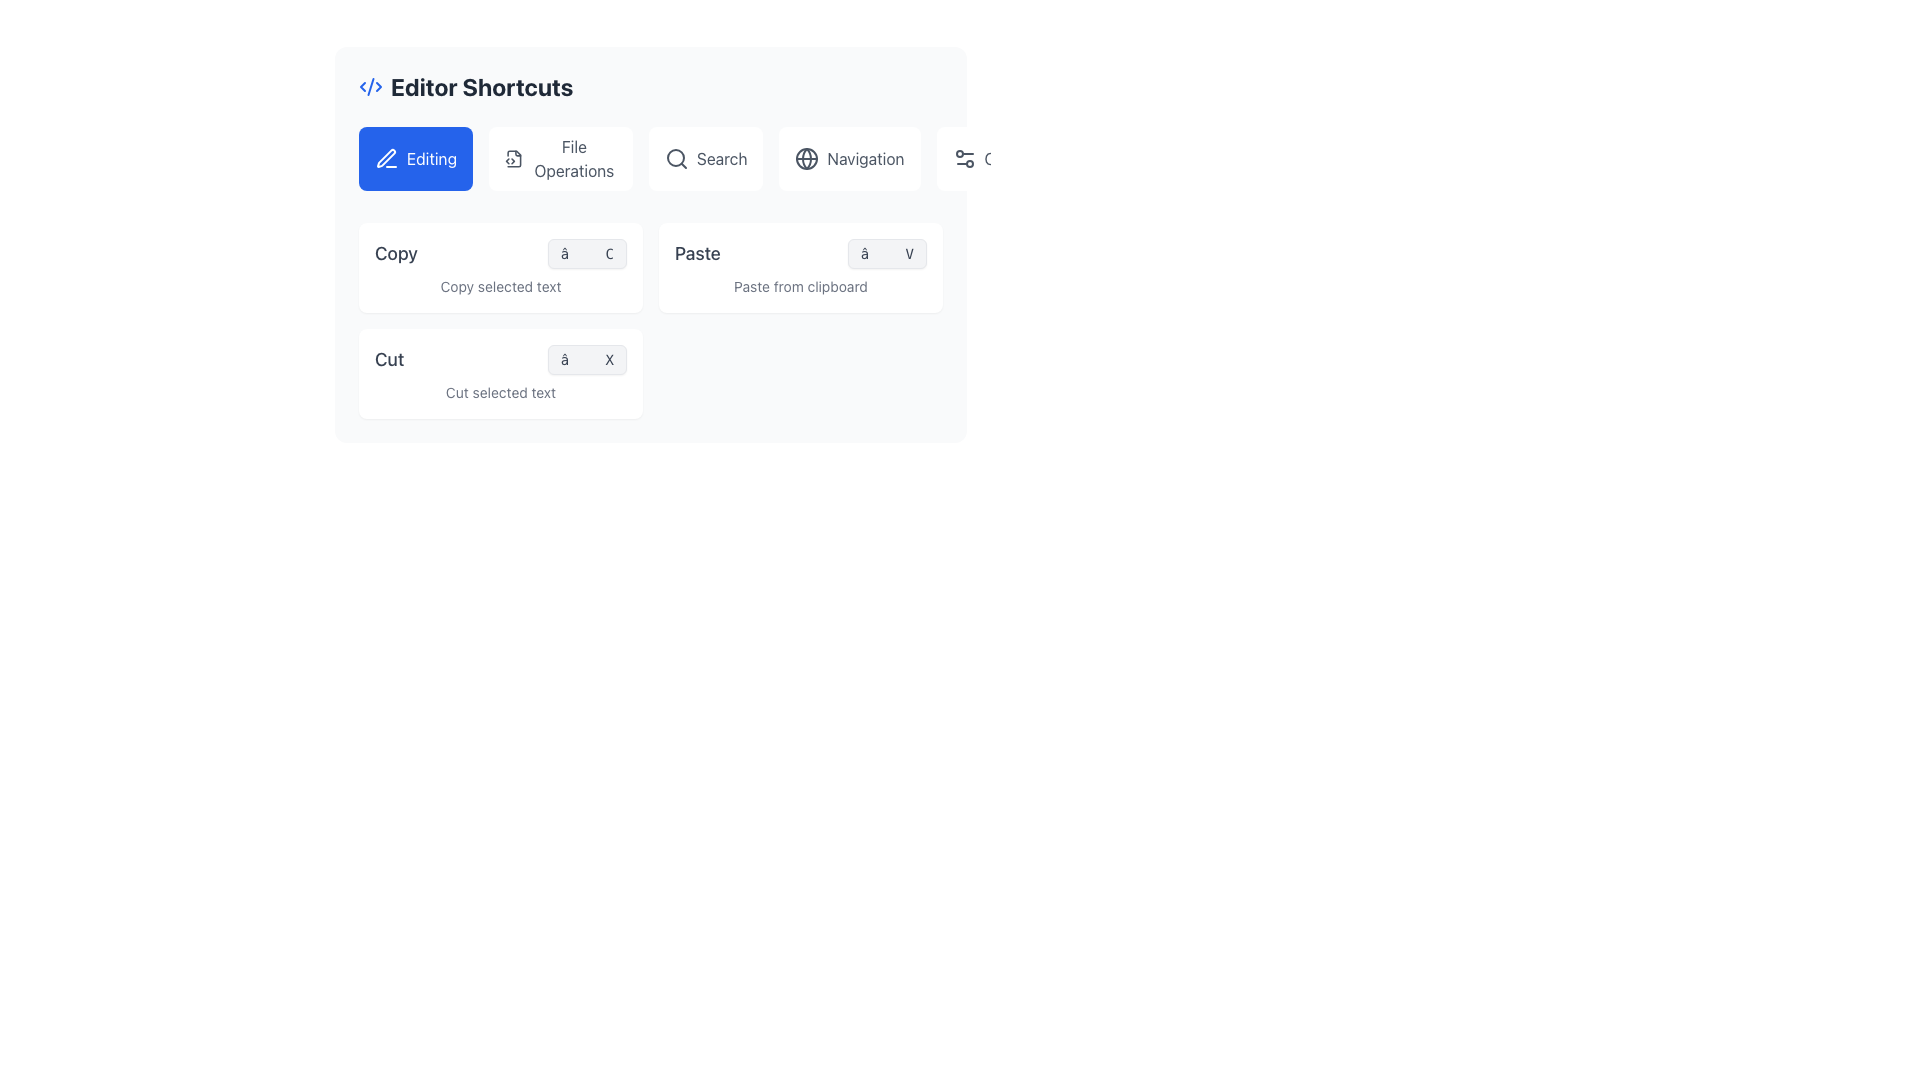  I want to click on and read the 'Navigation' text label, which is dark gray and styled with a clean sans-serif font, positioned to the right of a globe icon in the upper-right toolbar, so click(865, 157).